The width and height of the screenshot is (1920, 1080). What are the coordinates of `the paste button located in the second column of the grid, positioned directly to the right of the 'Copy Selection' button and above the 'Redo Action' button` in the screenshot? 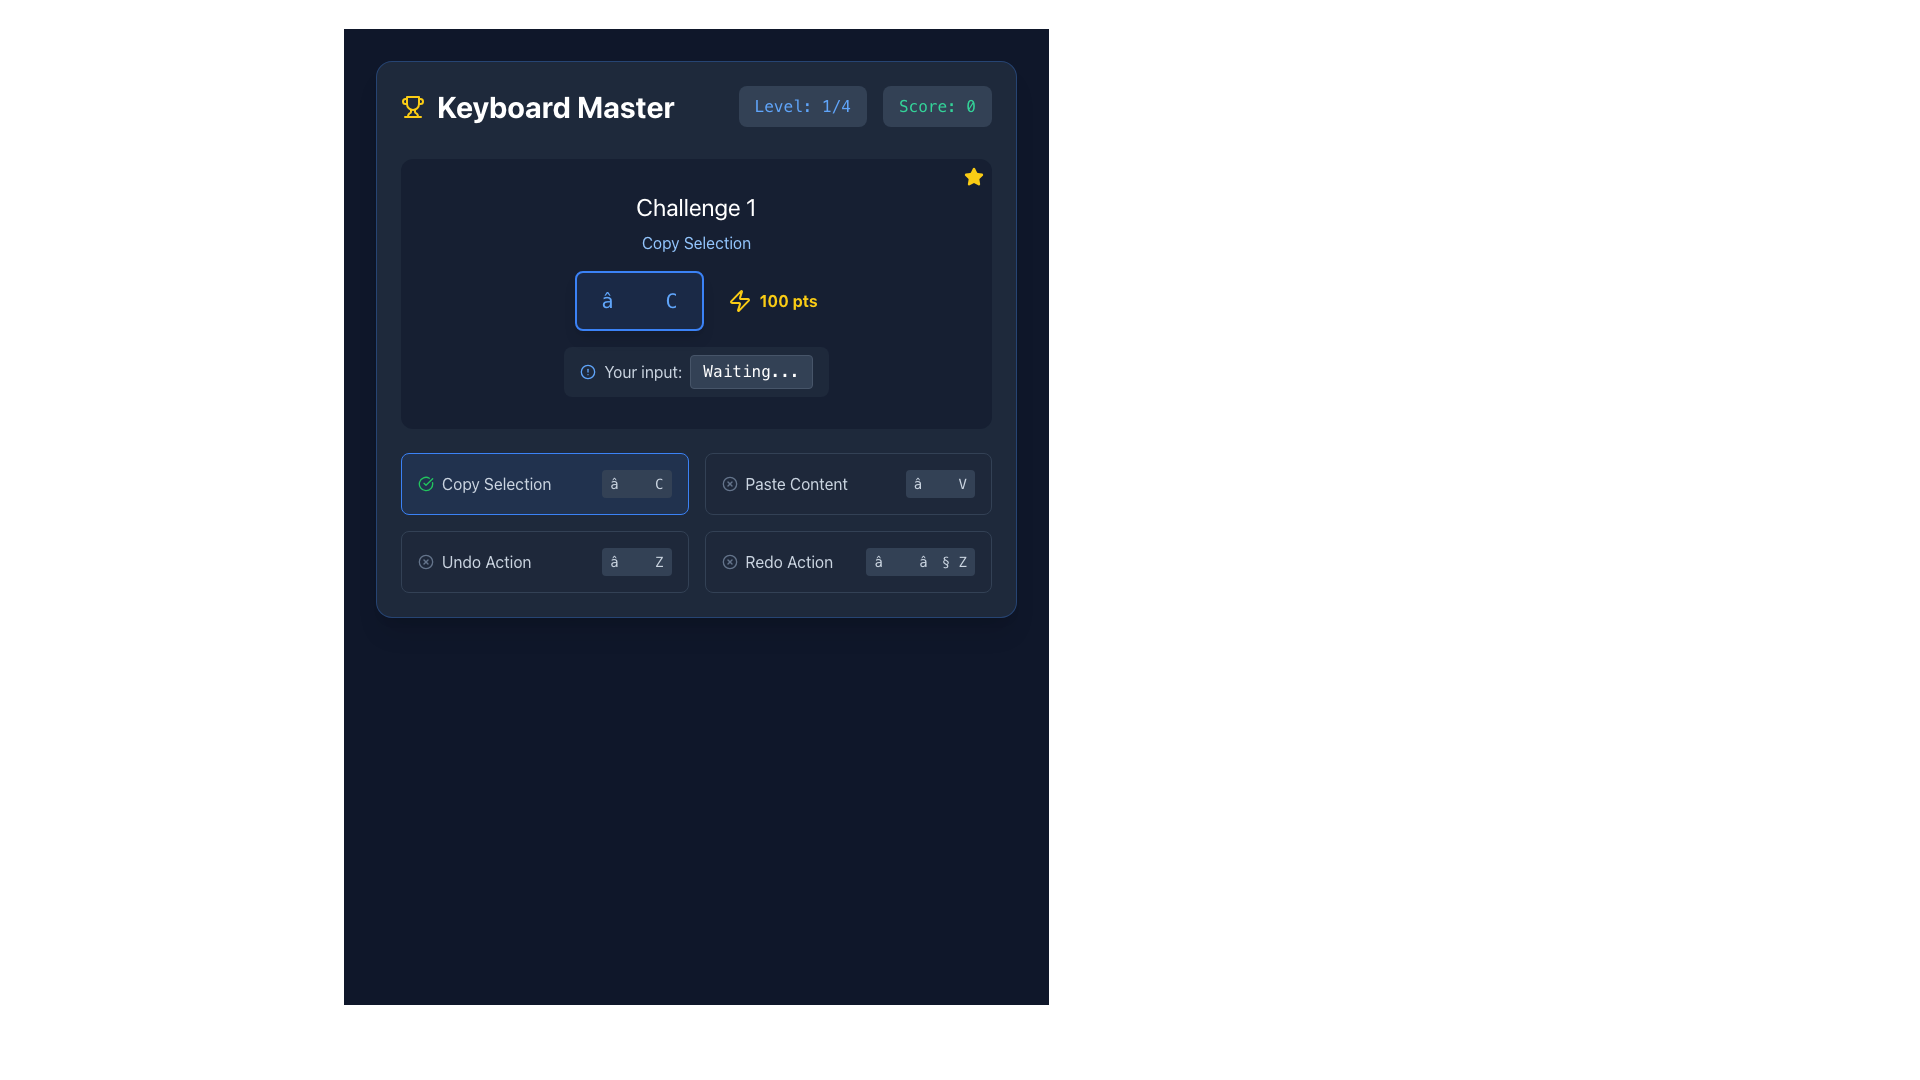 It's located at (848, 483).